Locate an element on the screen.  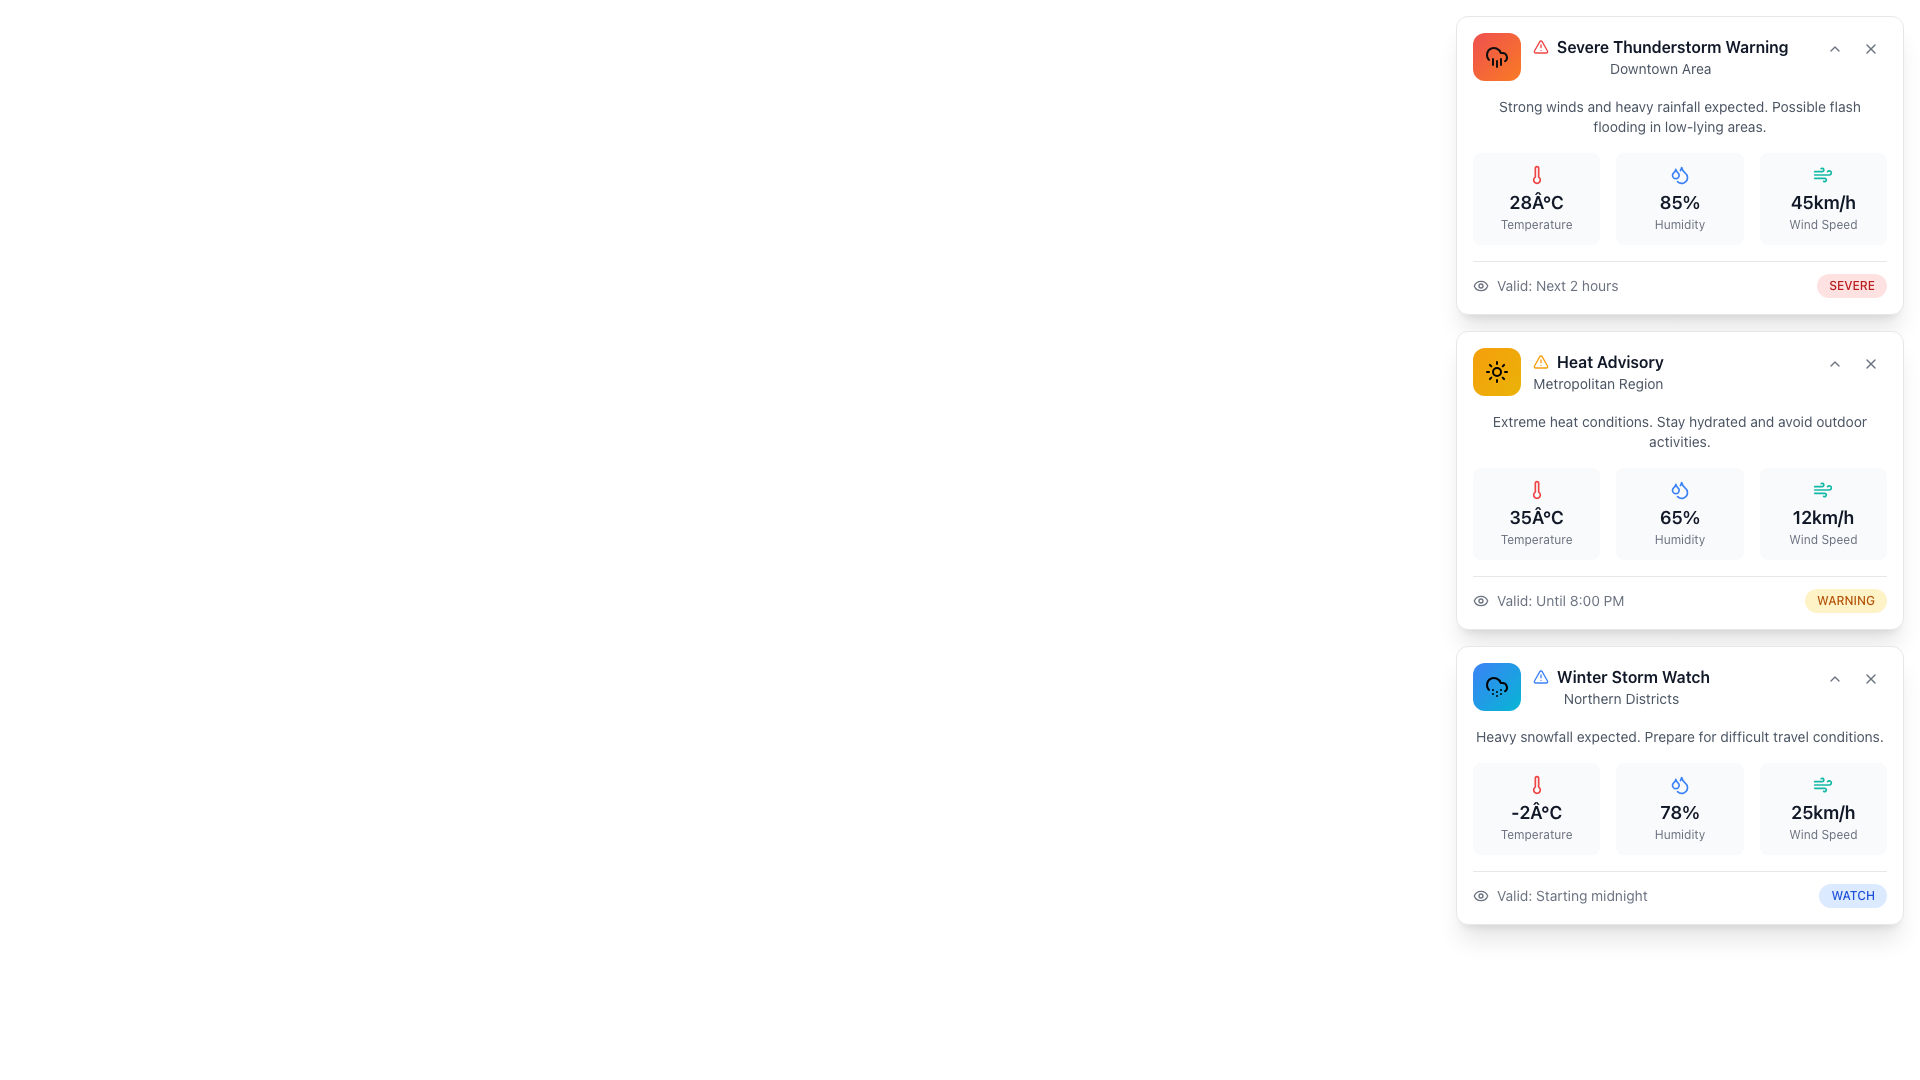
the close button in the top-right corner of the 'Heat Advisory' card is located at coordinates (1870, 363).